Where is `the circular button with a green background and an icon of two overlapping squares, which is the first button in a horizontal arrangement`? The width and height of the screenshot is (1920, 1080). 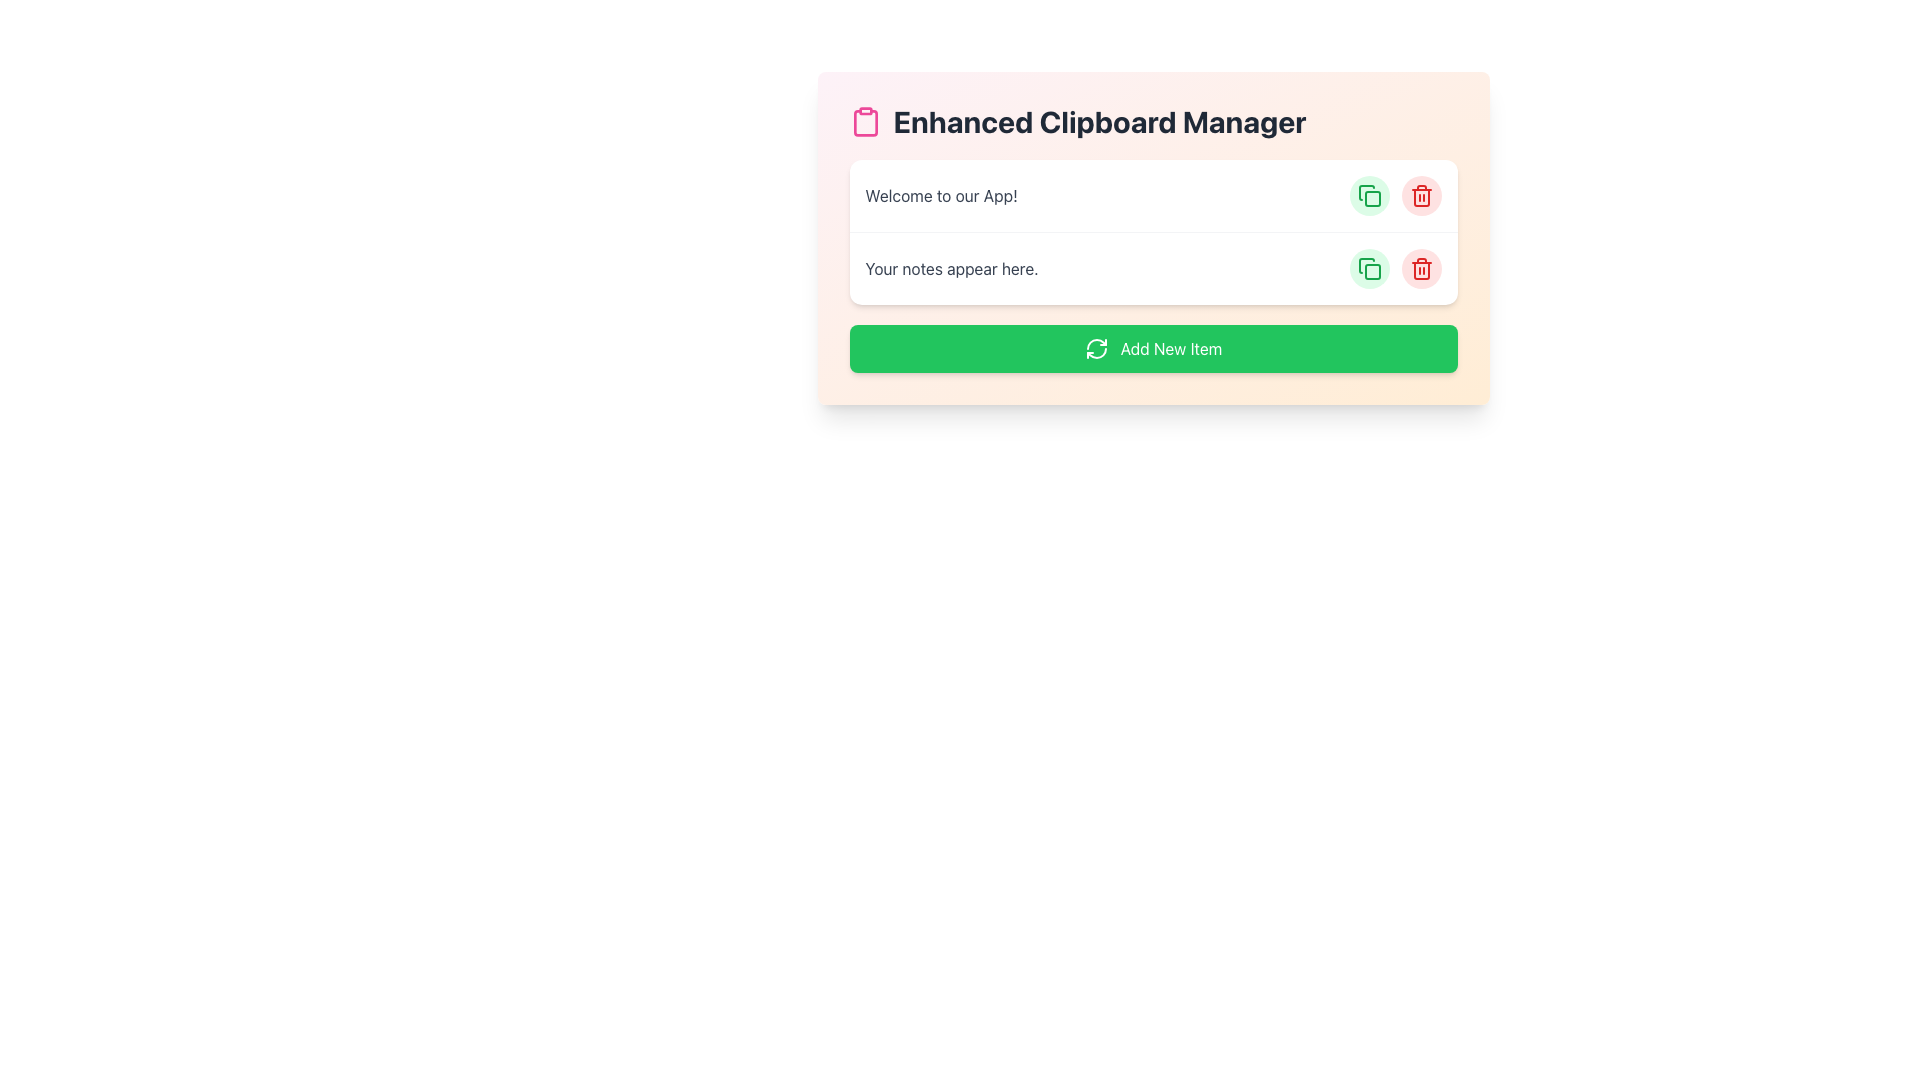
the circular button with a green background and an icon of two overlapping squares, which is the first button in a horizontal arrangement is located at coordinates (1368, 196).